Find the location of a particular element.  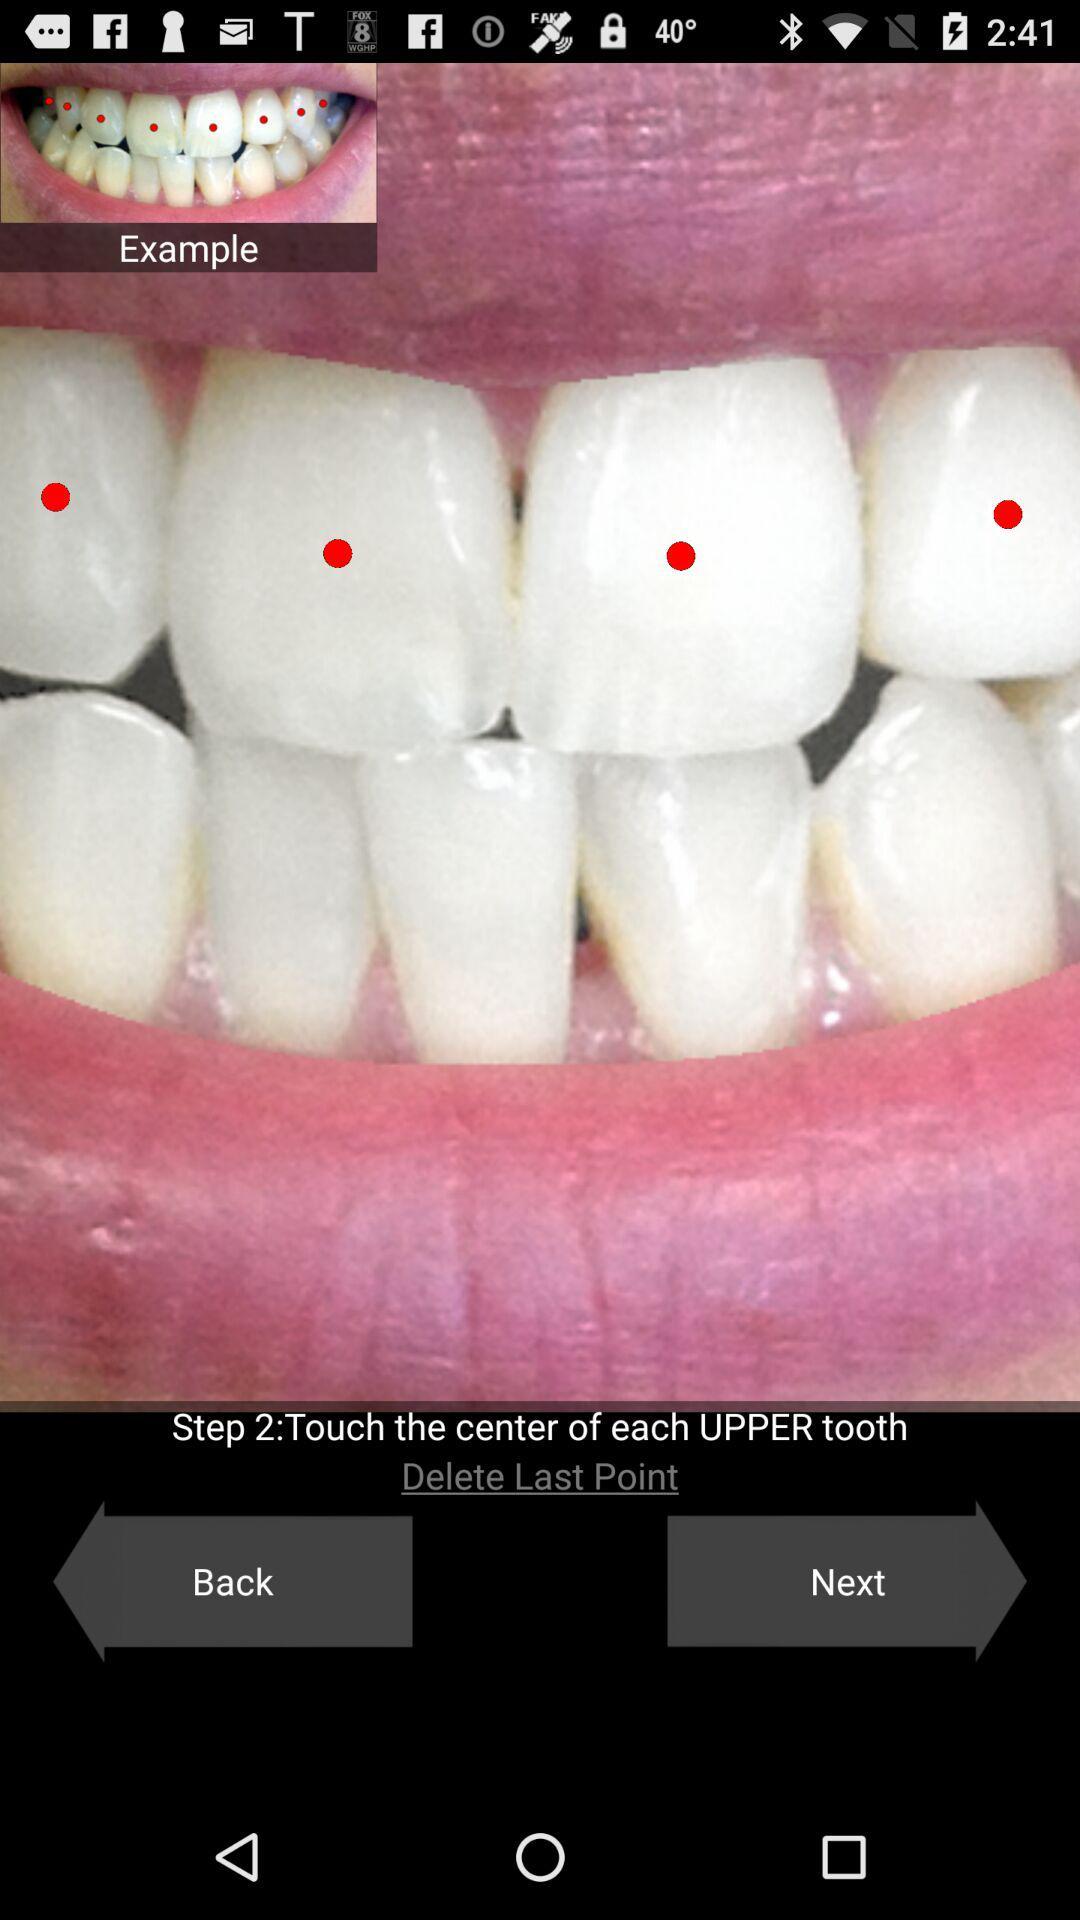

next button is located at coordinates (847, 1580).